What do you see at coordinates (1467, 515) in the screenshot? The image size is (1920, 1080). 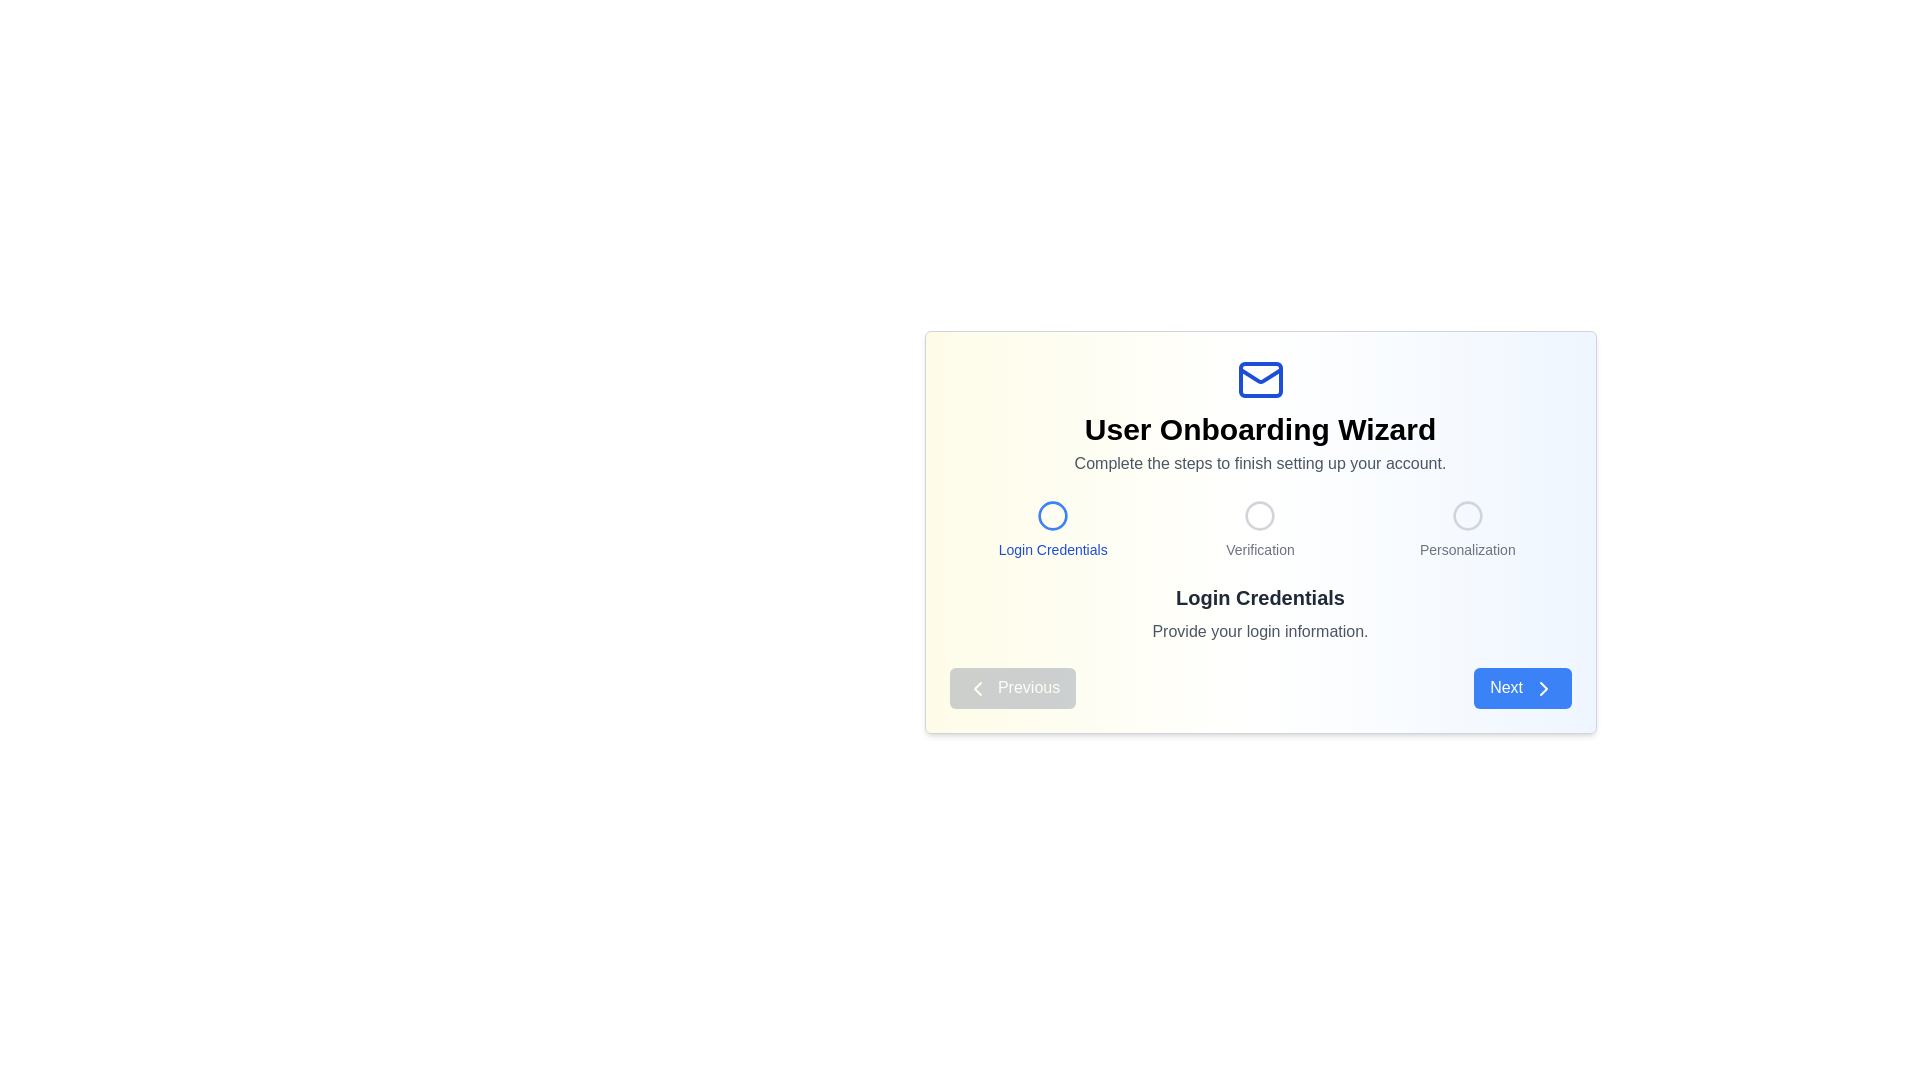 I see `the circular 'Personalization' step indicator, which is a light gray circular icon located in a horizontal sequence of steps` at bounding box center [1467, 515].